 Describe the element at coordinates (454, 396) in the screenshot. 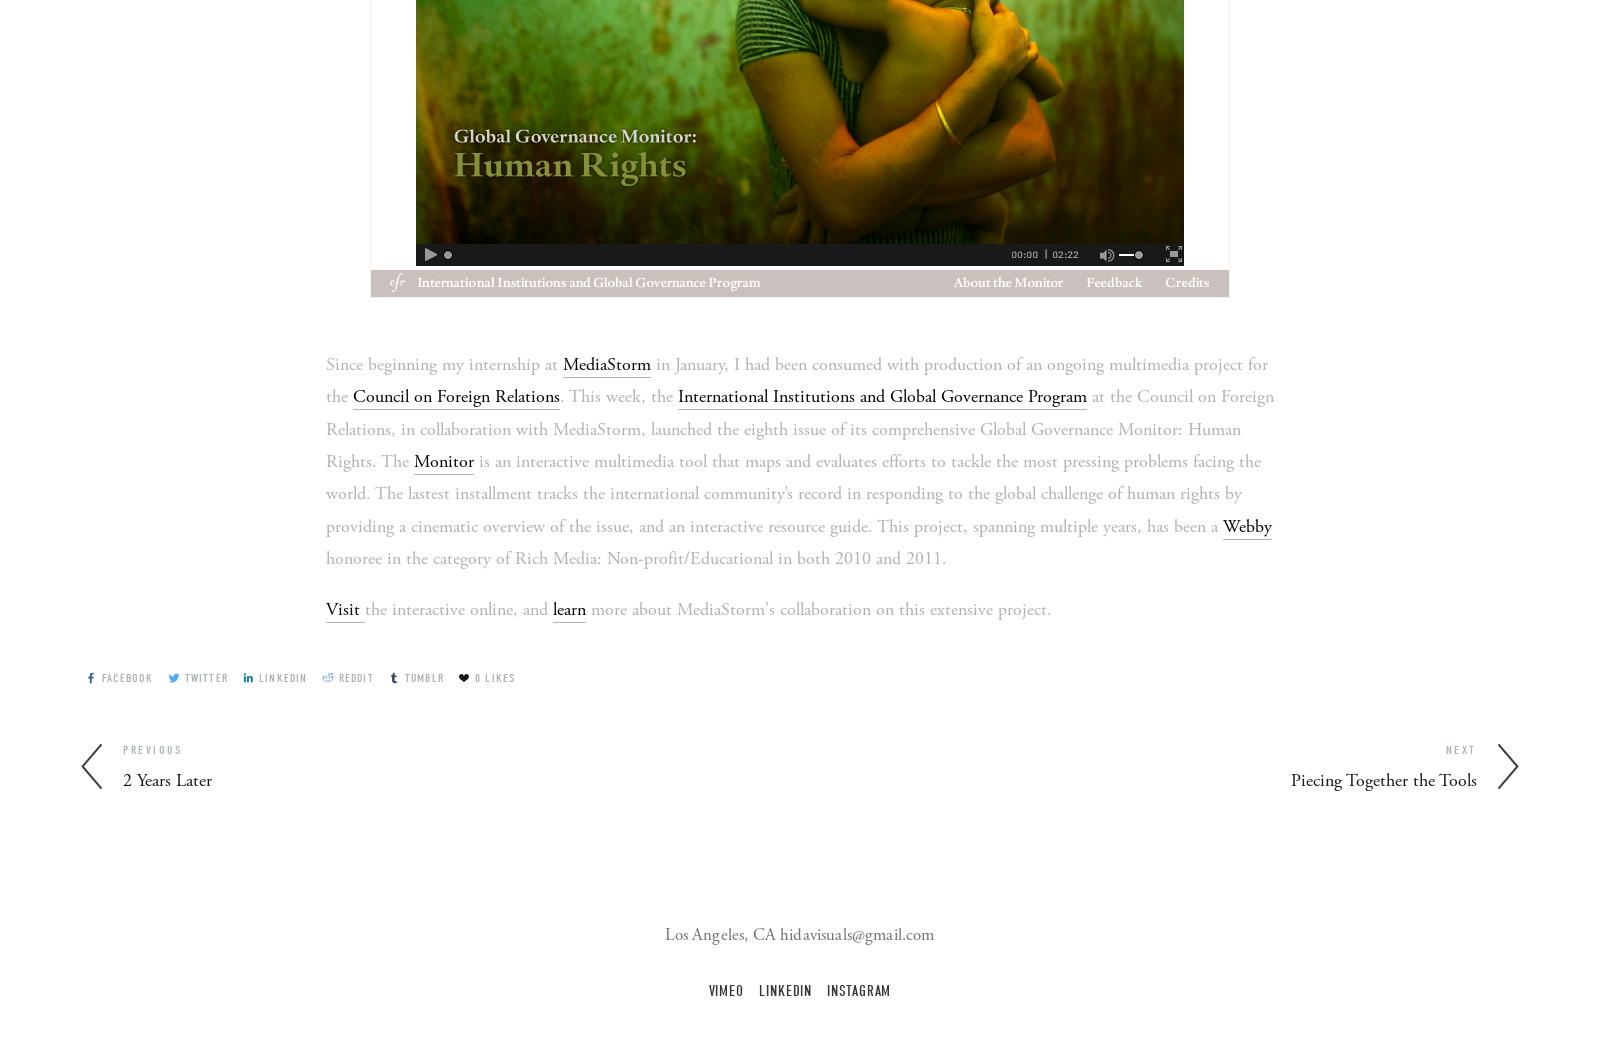

I see `'Council on Foreign Relations'` at that location.